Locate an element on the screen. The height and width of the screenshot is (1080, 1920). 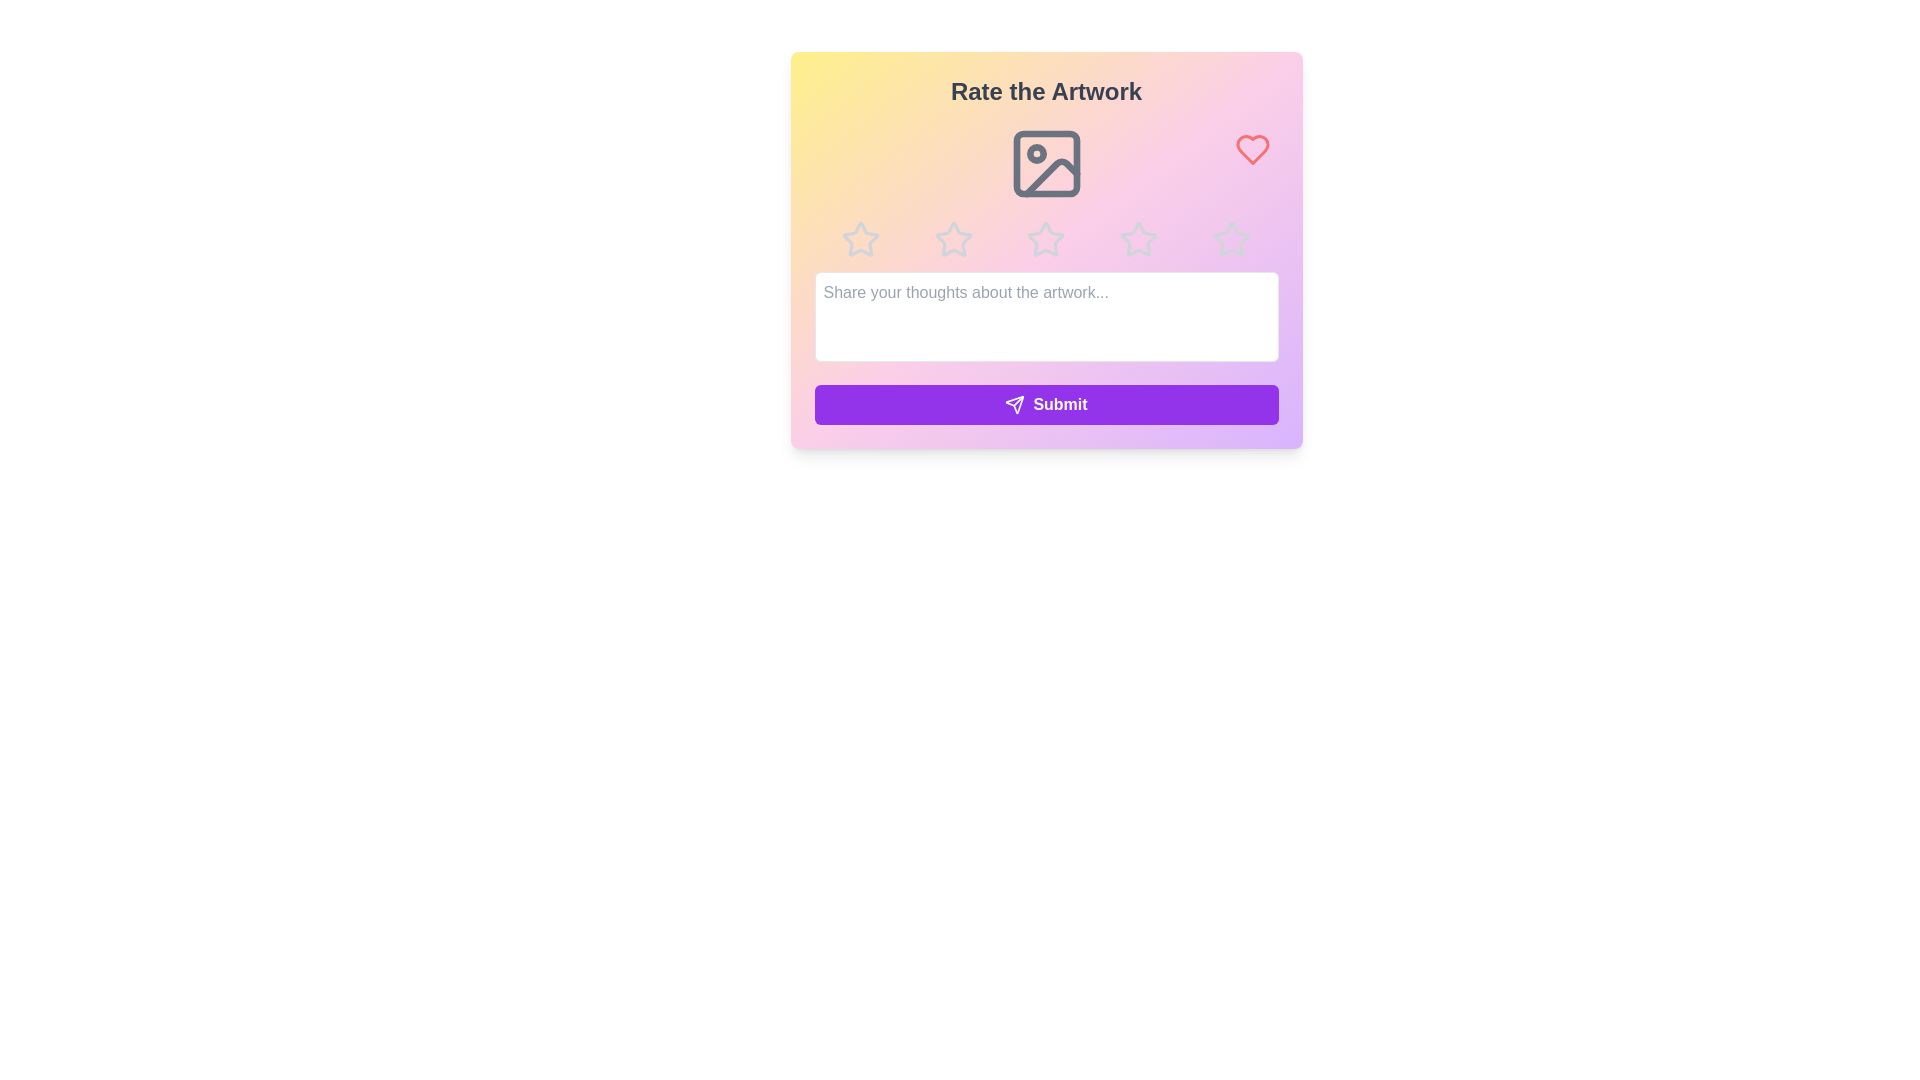
the rating to 2 stars by clicking on the corresponding star icon is located at coordinates (952, 238).